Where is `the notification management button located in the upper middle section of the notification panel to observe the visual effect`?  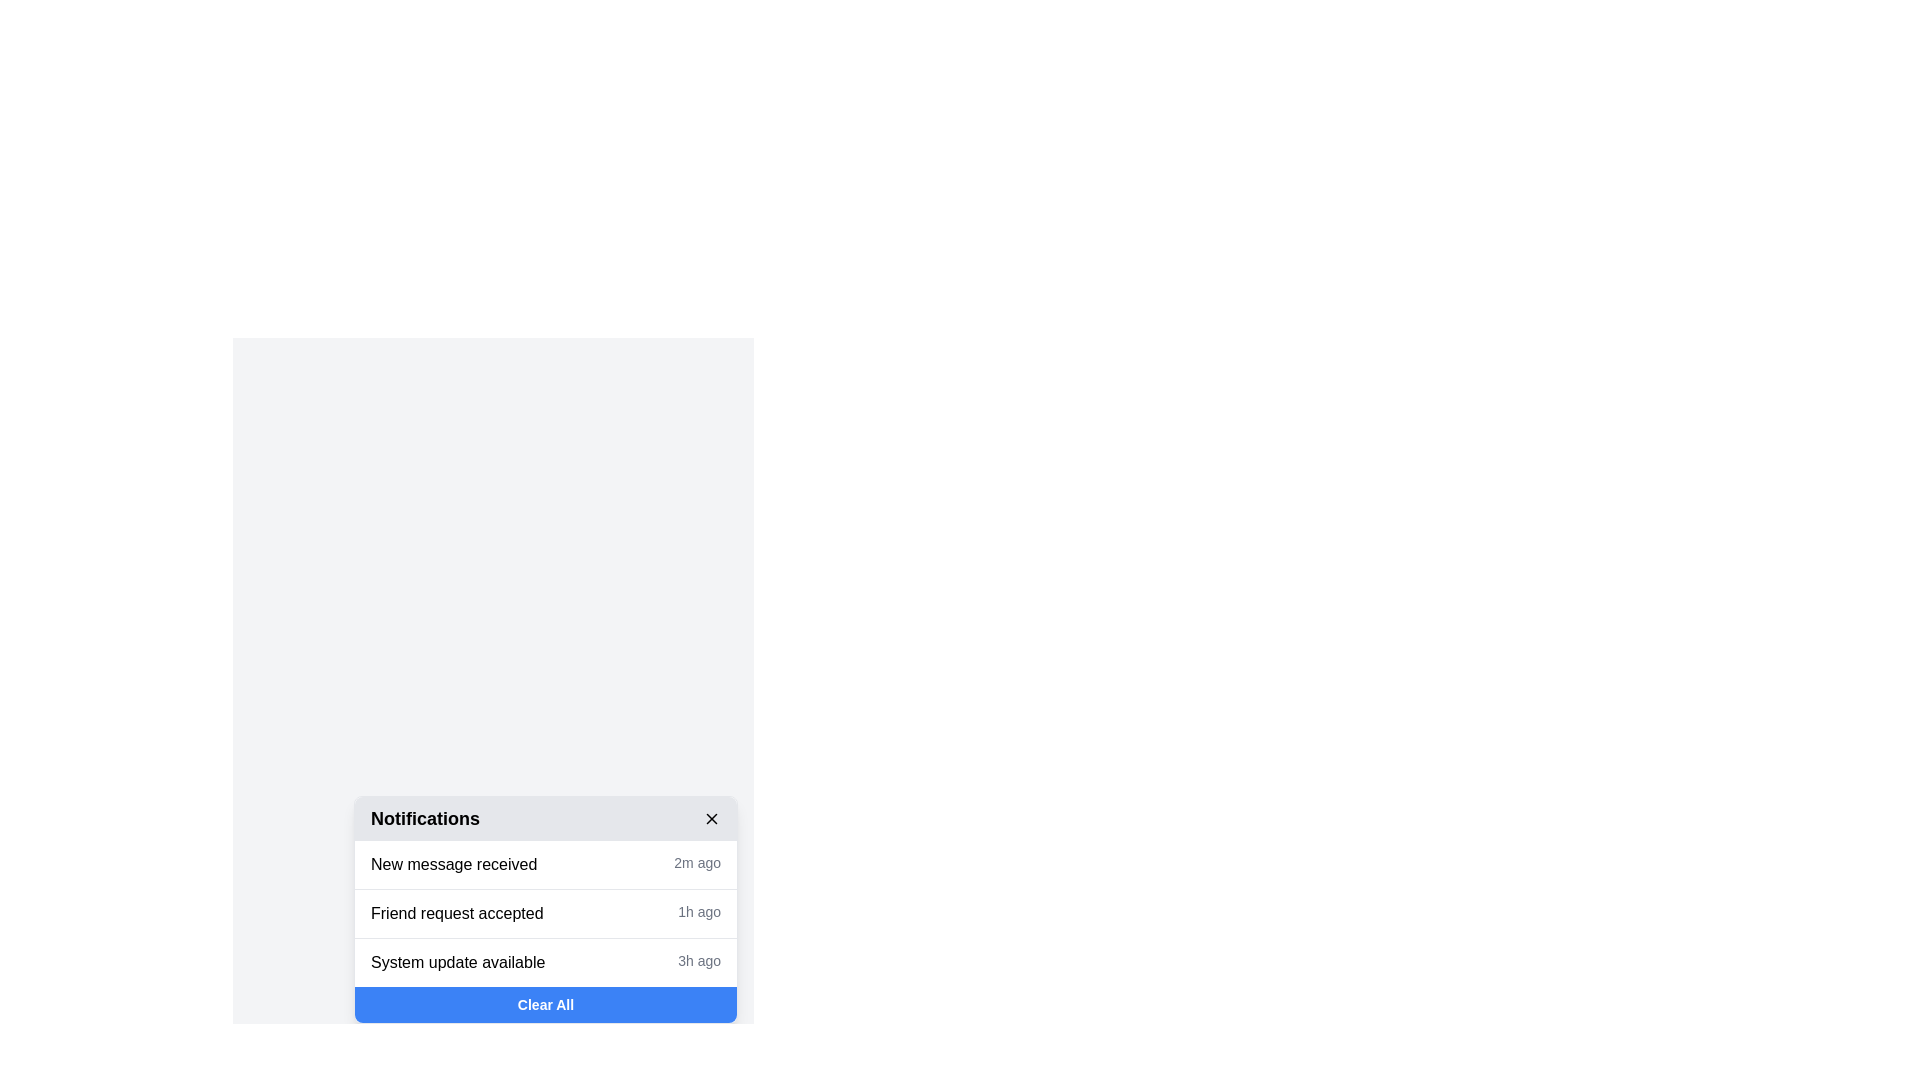 the notification management button located in the upper middle section of the notification panel to observe the visual effect is located at coordinates (493, 877).